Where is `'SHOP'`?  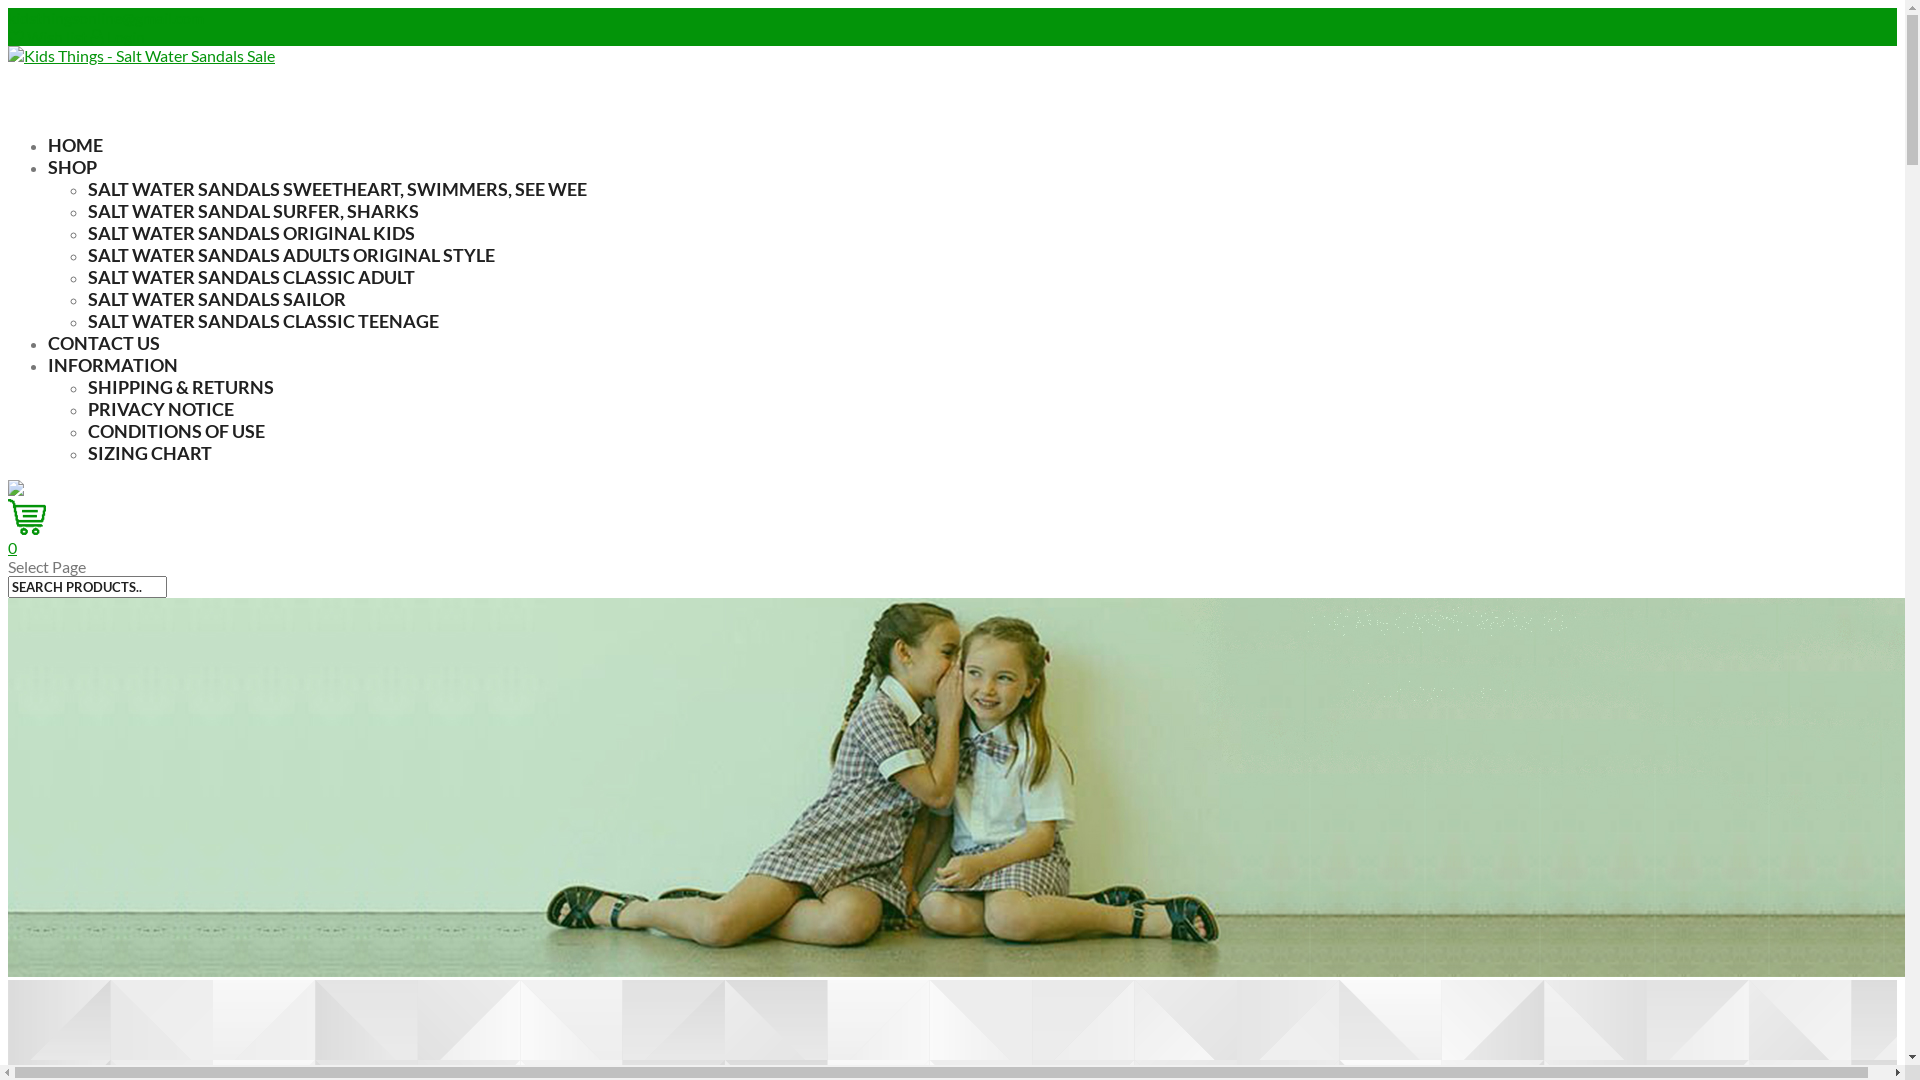 'SHOP' is located at coordinates (72, 165).